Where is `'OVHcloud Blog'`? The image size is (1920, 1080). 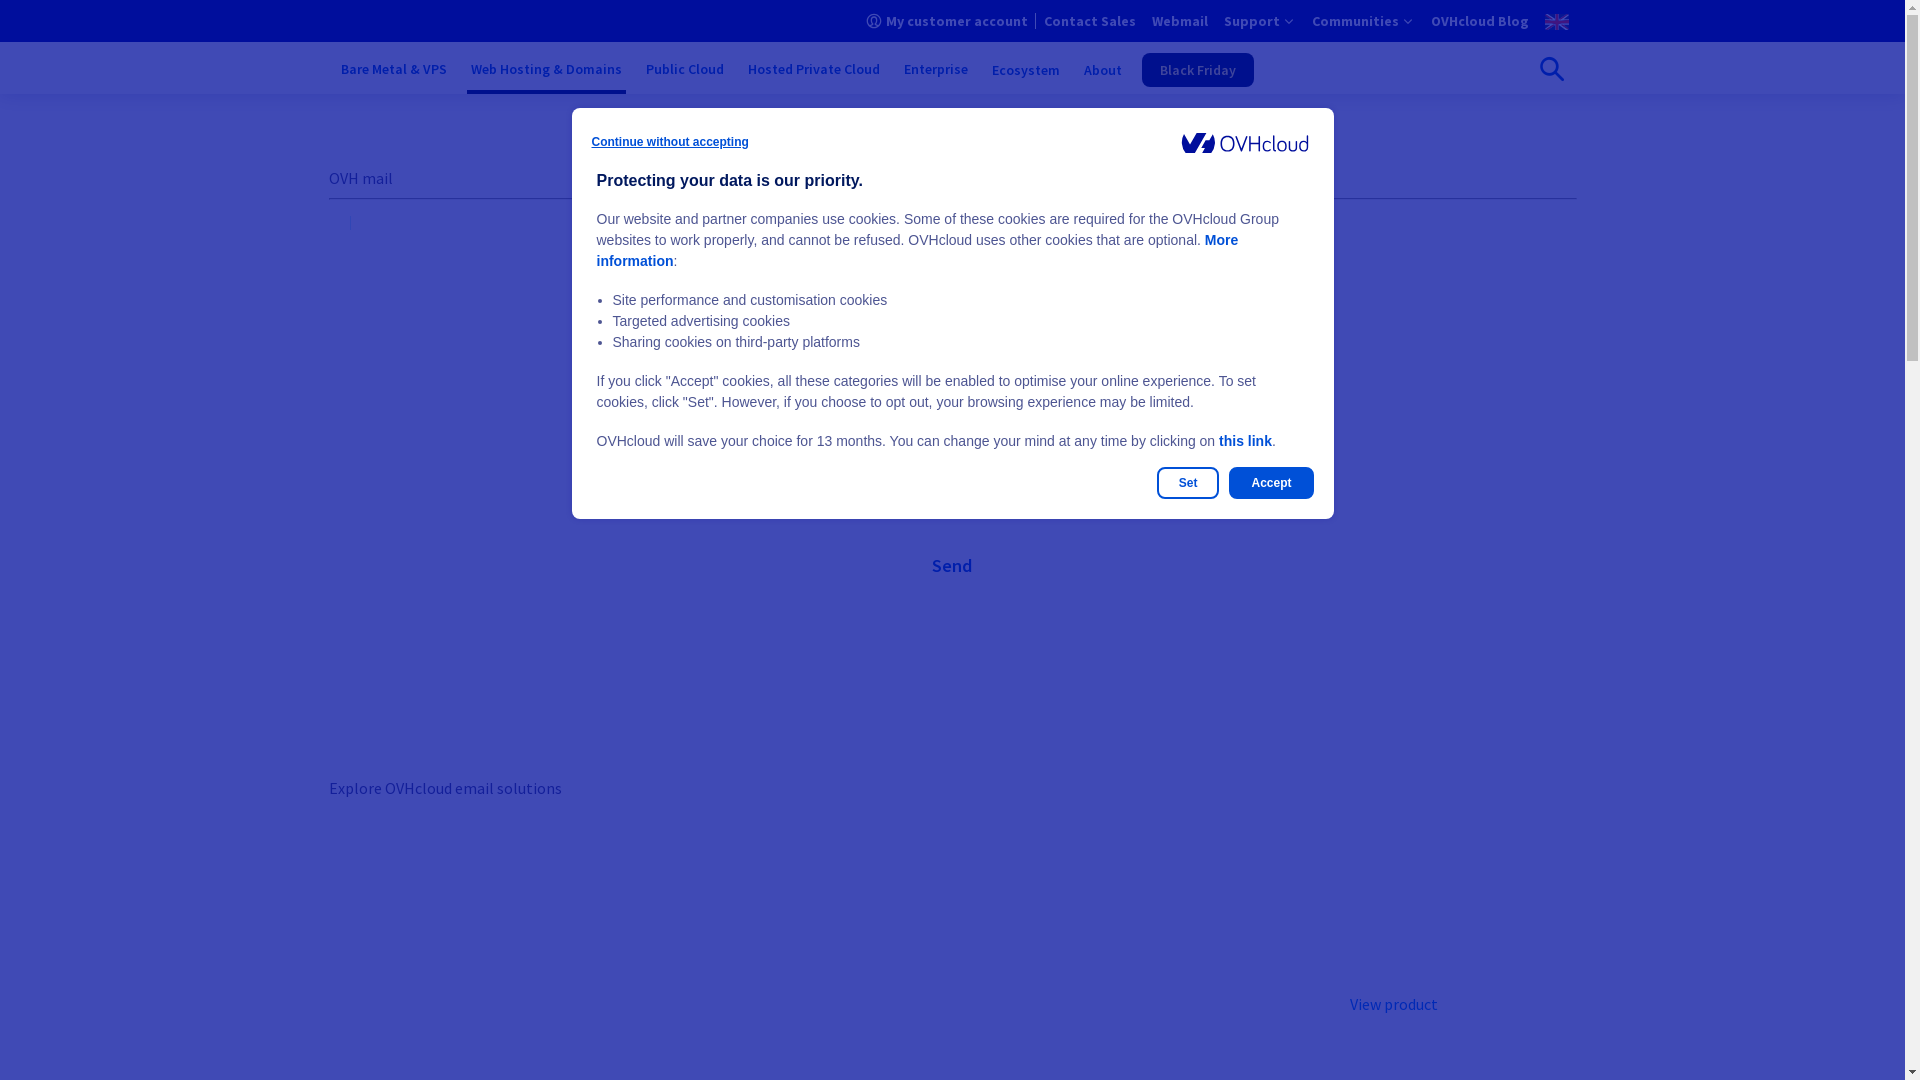
'OVHcloud Blog' is located at coordinates (1478, 20).